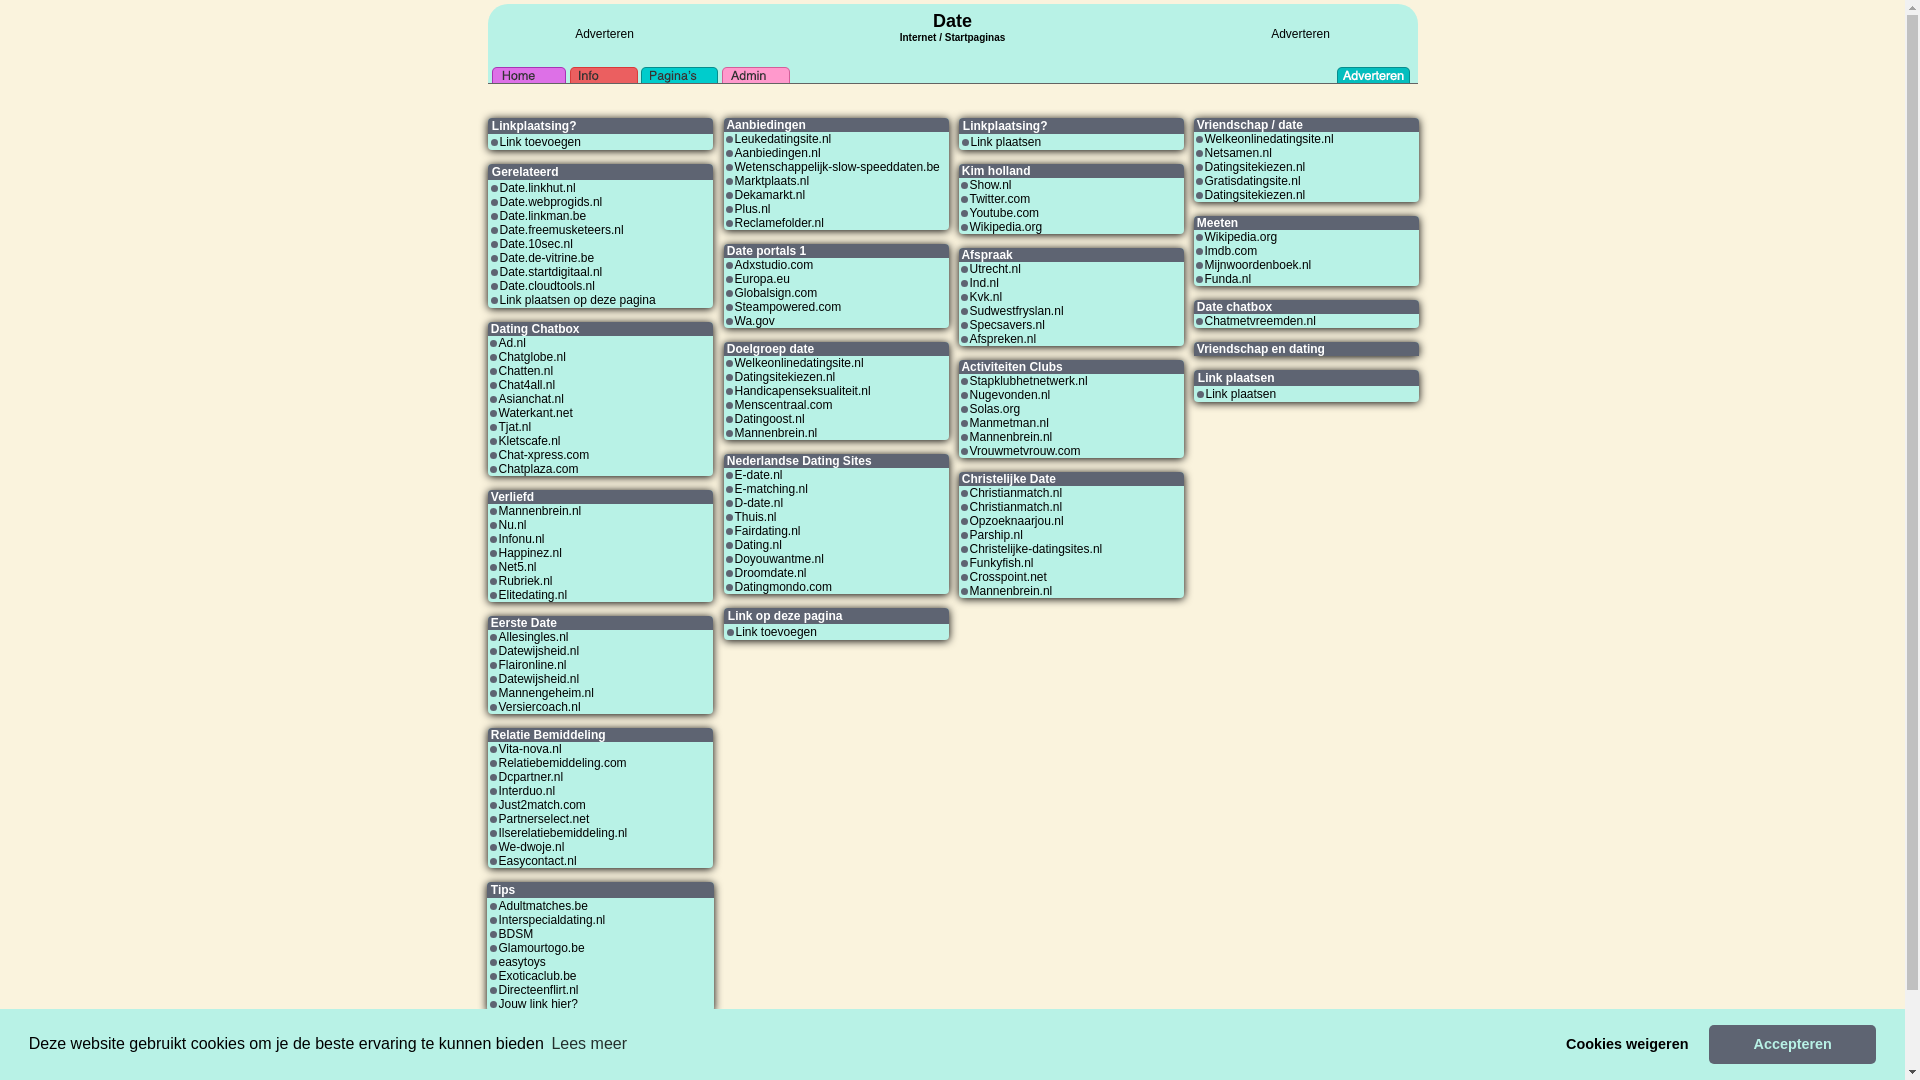  Describe the element at coordinates (560, 763) in the screenshot. I see `'Relatiebemiddeling.com'` at that location.